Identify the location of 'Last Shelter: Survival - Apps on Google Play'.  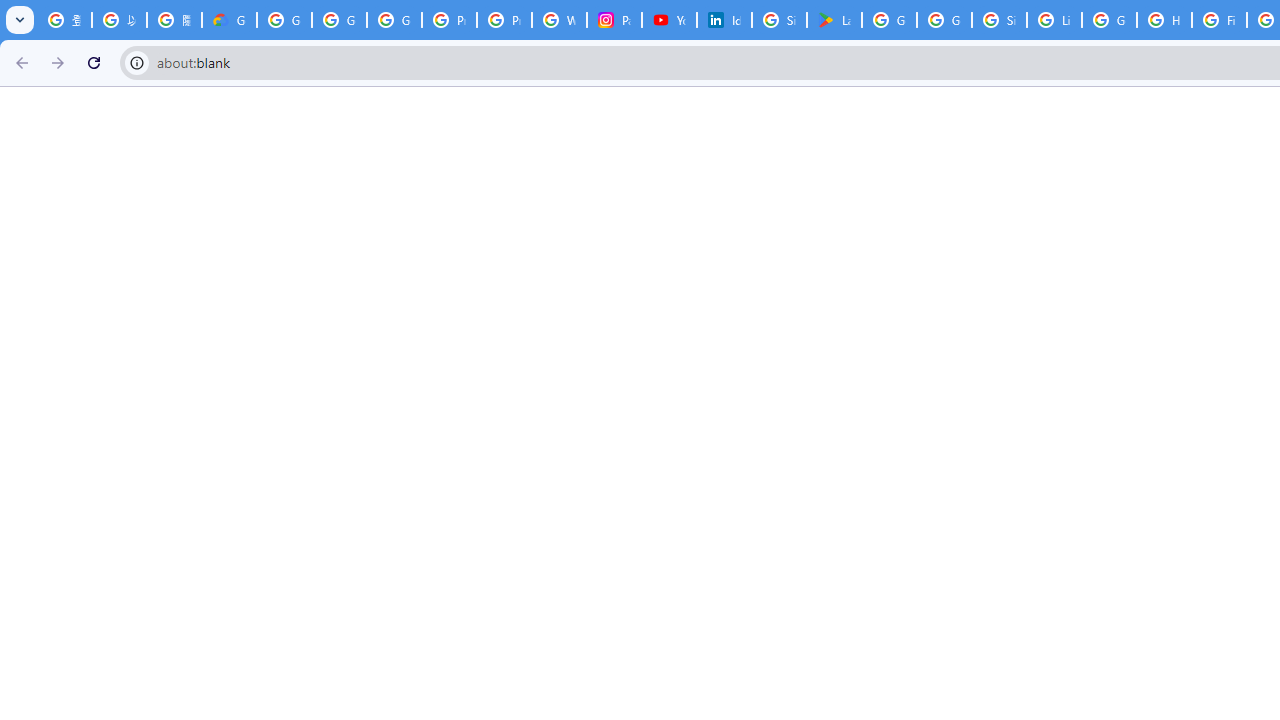
(833, 20).